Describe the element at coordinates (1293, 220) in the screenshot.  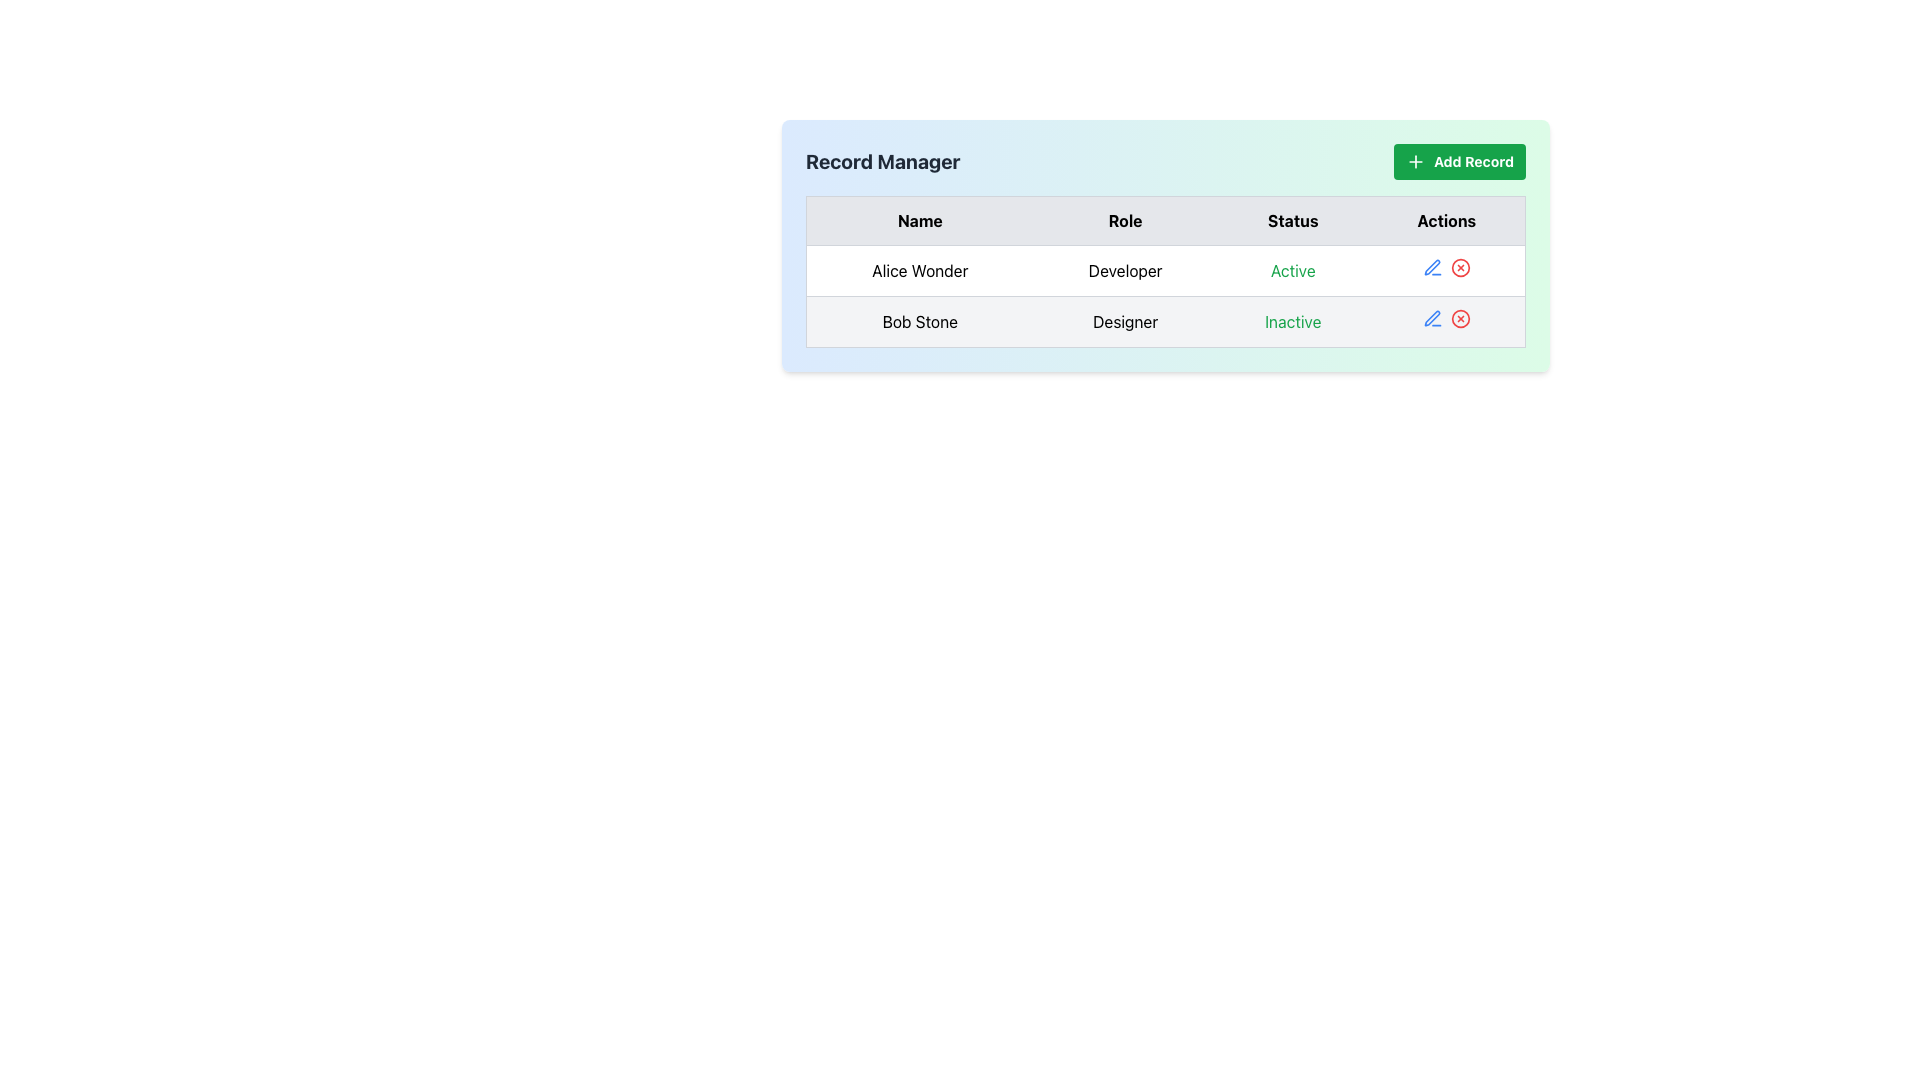
I see `text content of the table header cell labeled 'Status' which is located between the 'Role' and 'Actions' headers and has a light gray background with bold black text` at that location.